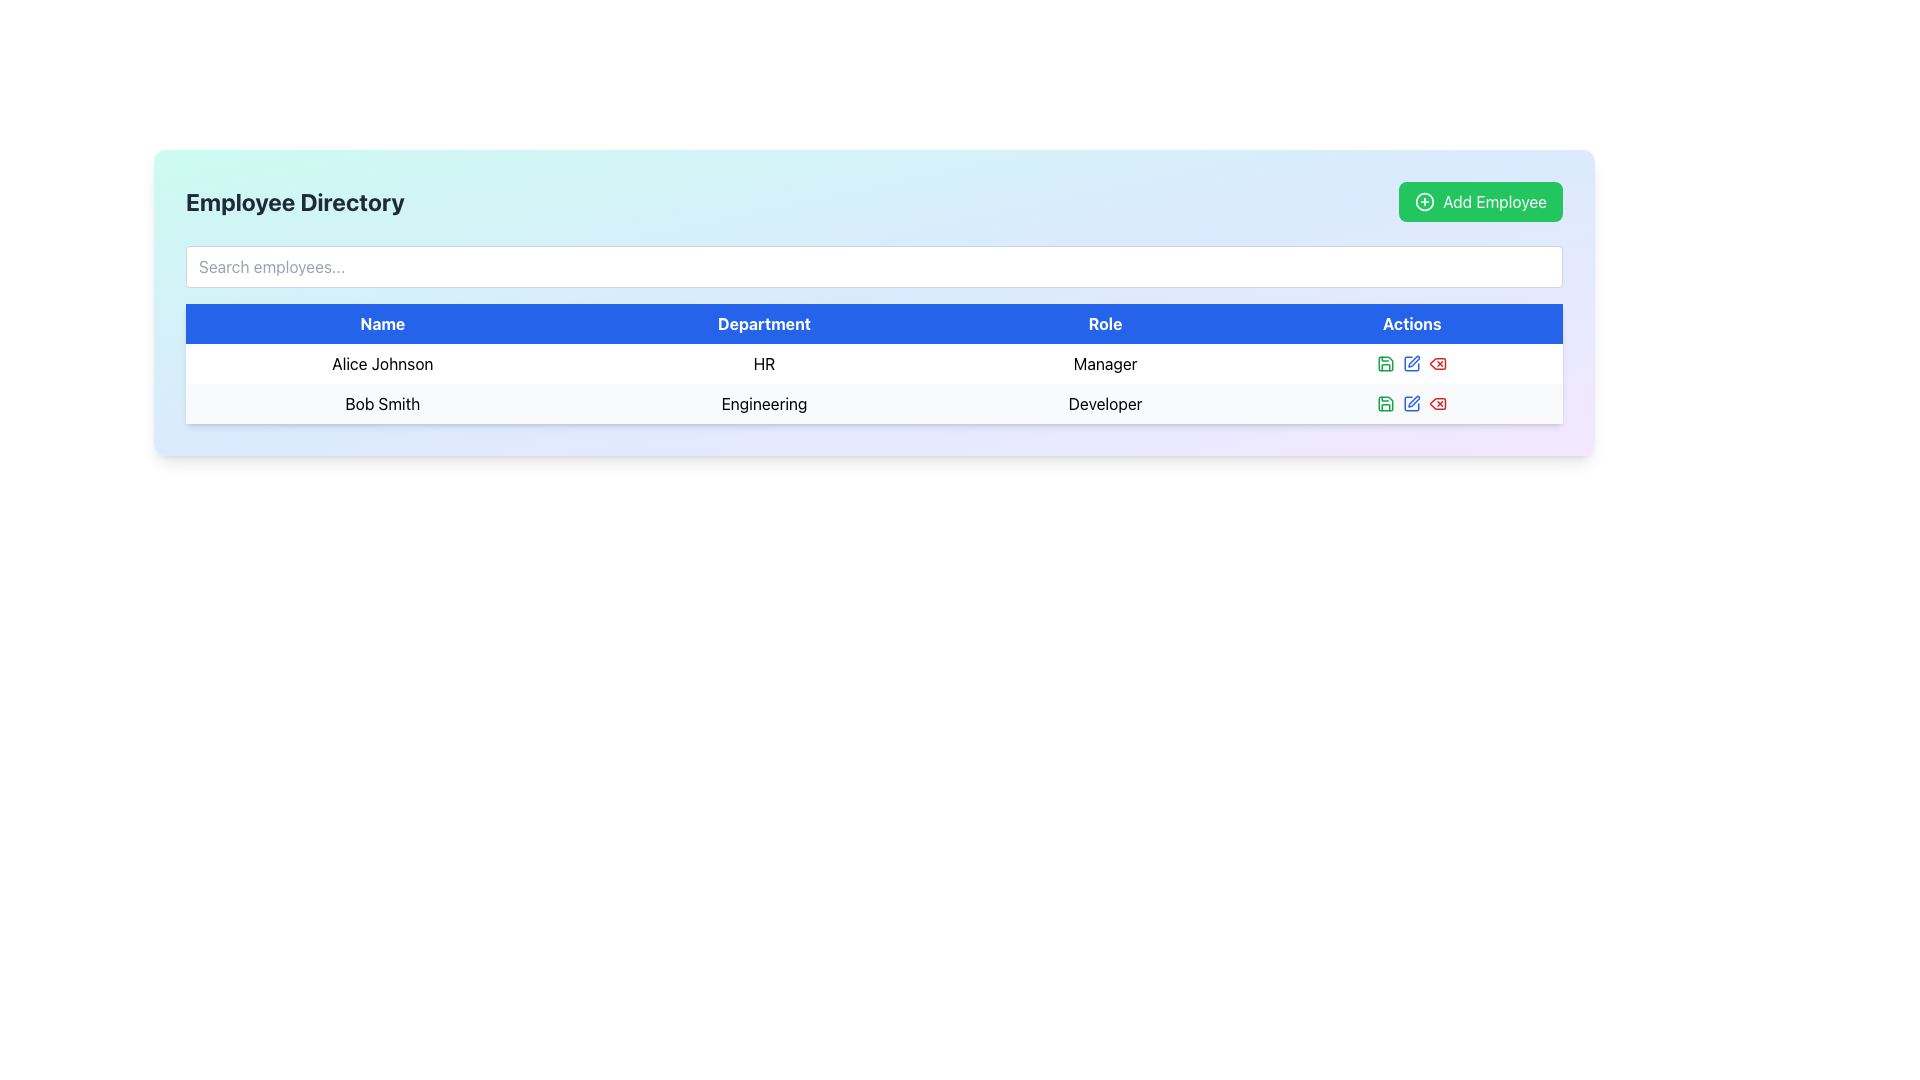 This screenshot has height=1080, width=1920. I want to click on the Text label displaying the name of a specific individual in the second row of the table, located in the 'Name' column, so click(382, 404).